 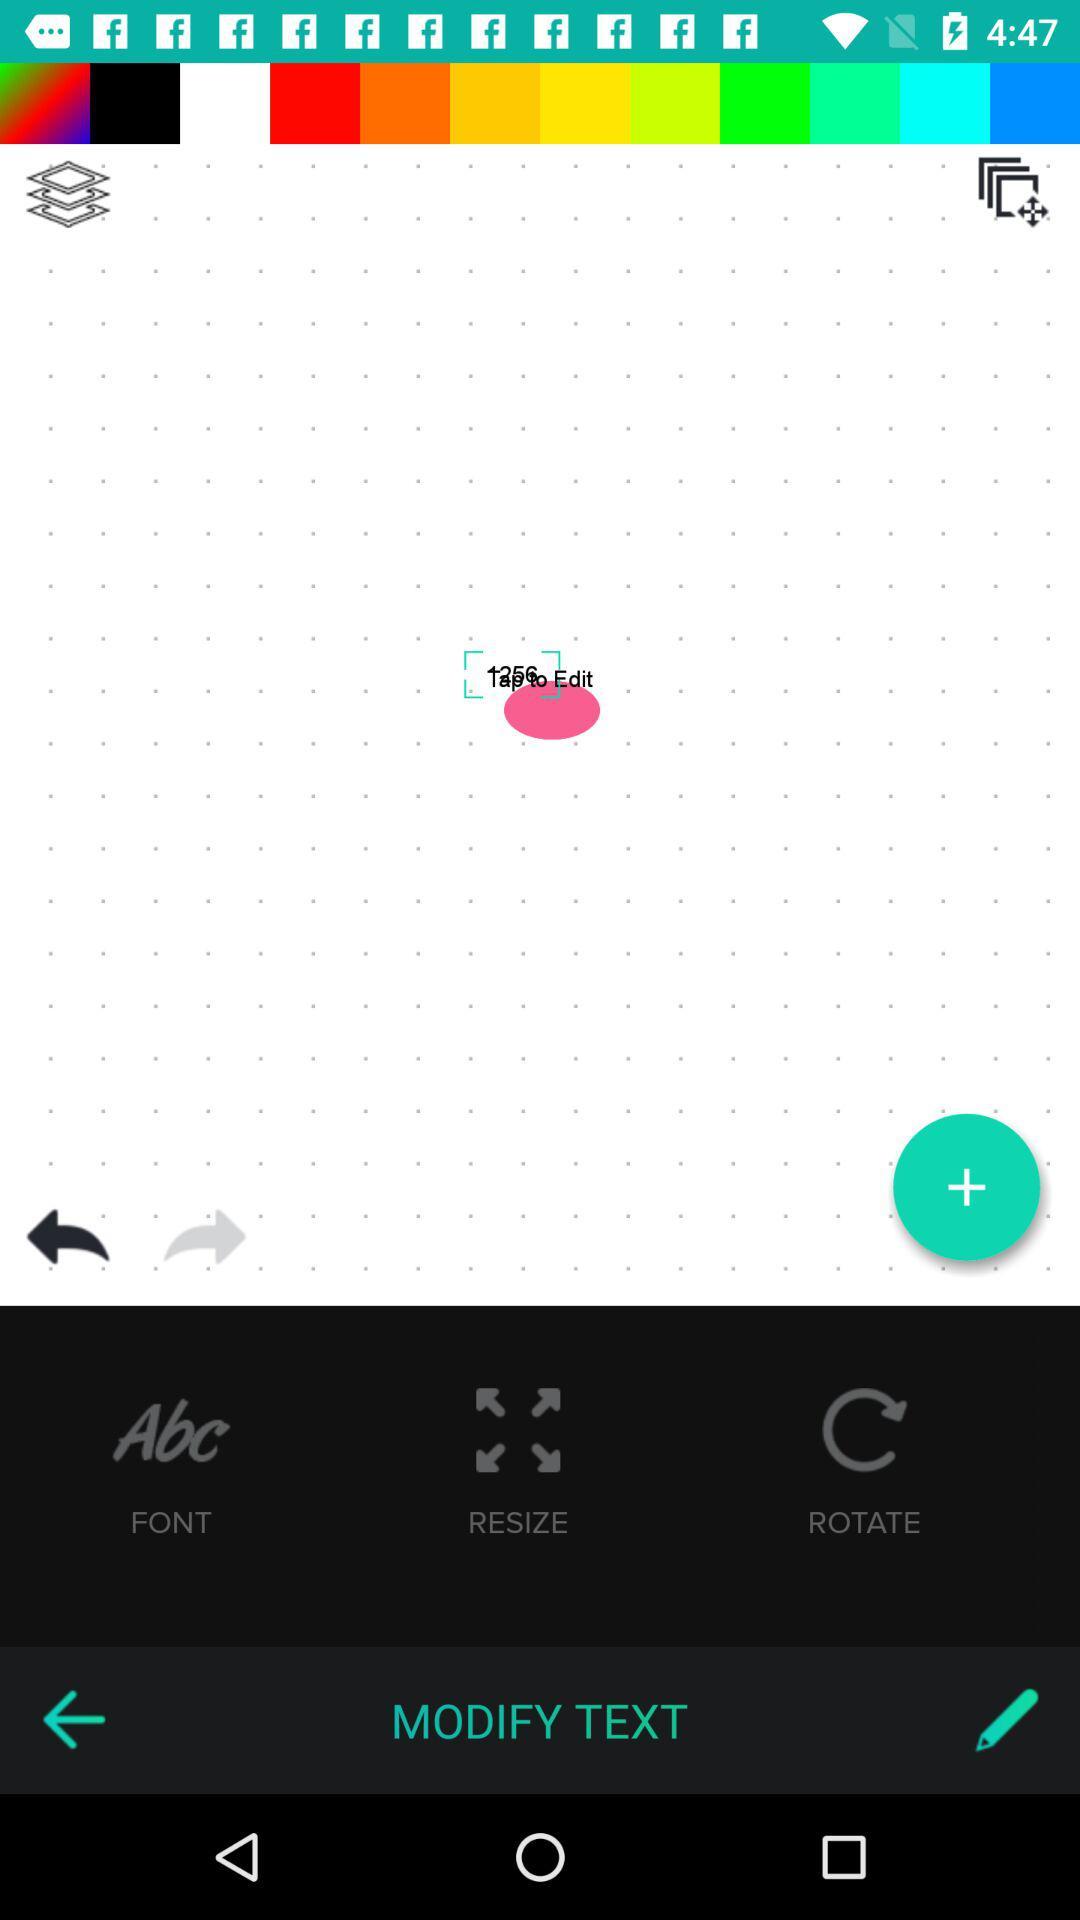 What do you see at coordinates (67, 1236) in the screenshot?
I see `undo` at bounding box center [67, 1236].